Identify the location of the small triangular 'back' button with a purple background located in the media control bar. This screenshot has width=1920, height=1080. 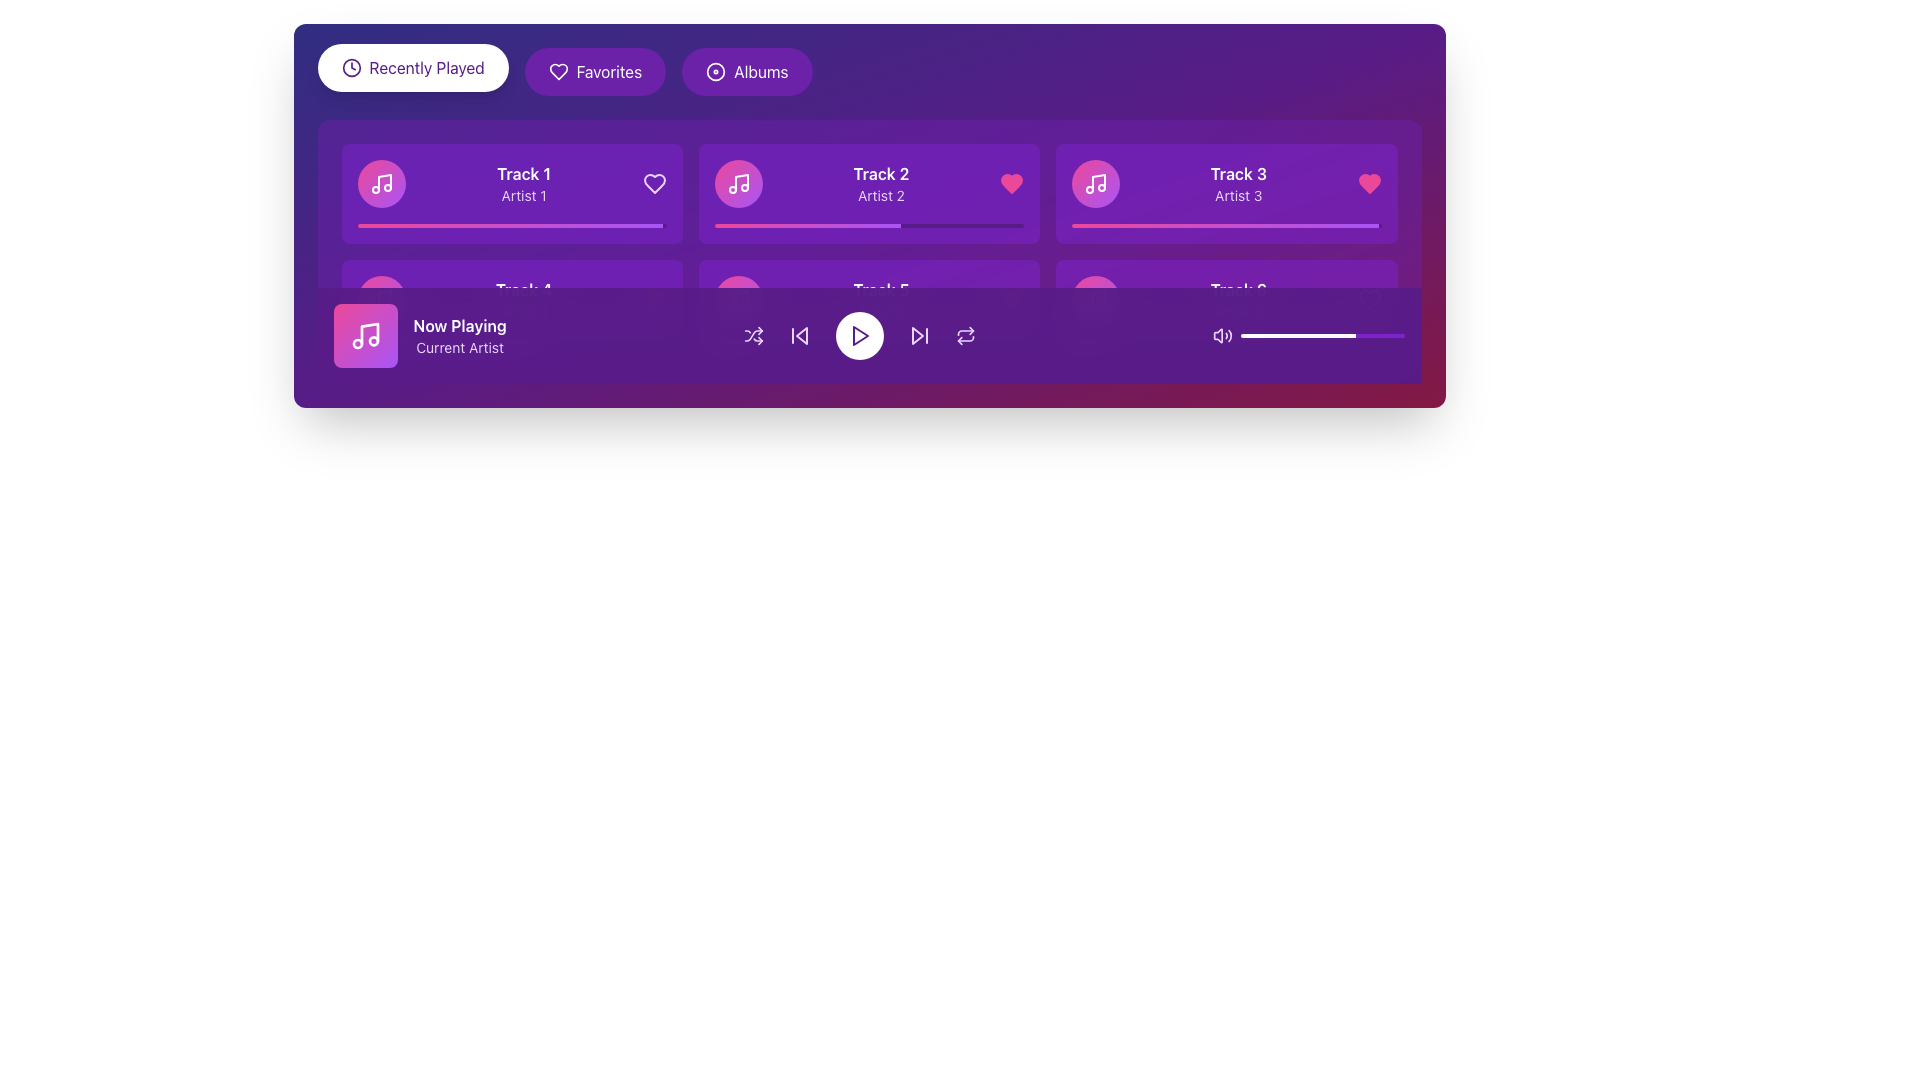
(802, 334).